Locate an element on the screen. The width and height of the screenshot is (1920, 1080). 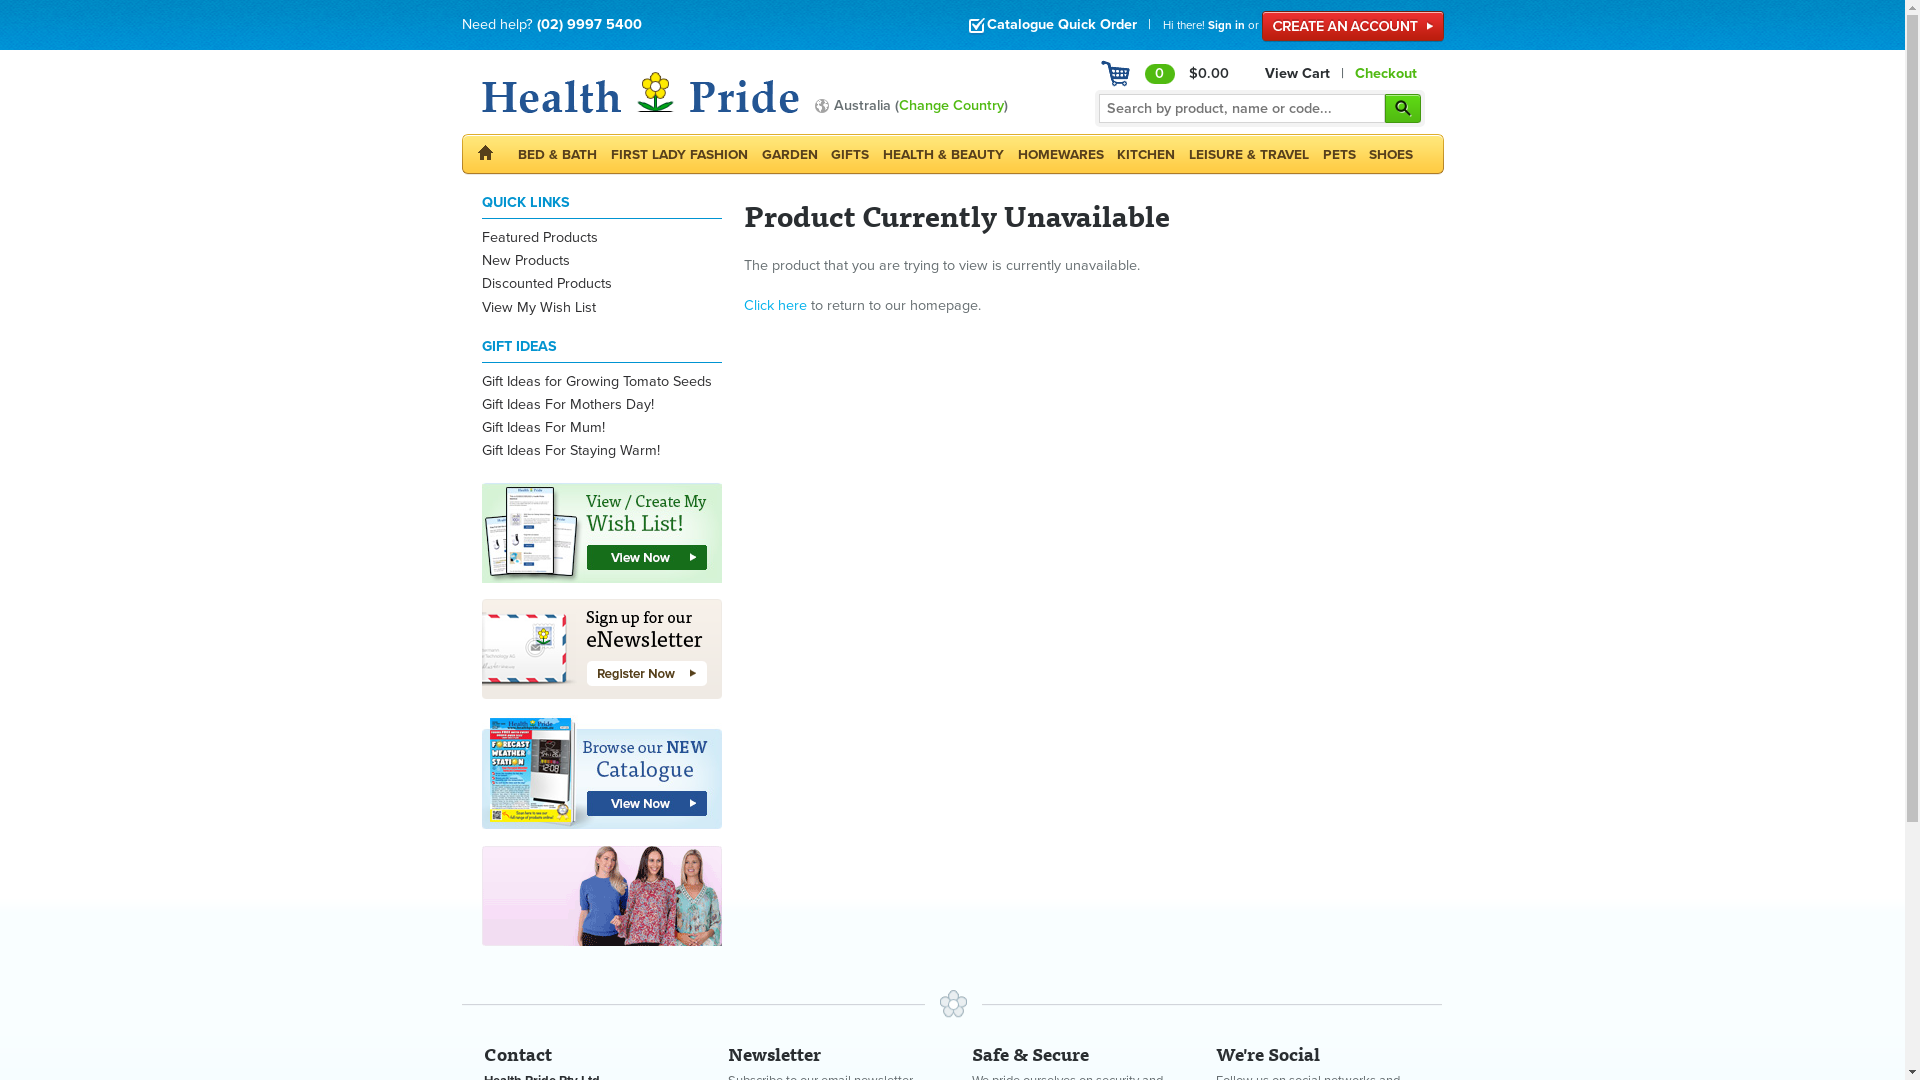
'HOMEWARES' is located at coordinates (1059, 153).